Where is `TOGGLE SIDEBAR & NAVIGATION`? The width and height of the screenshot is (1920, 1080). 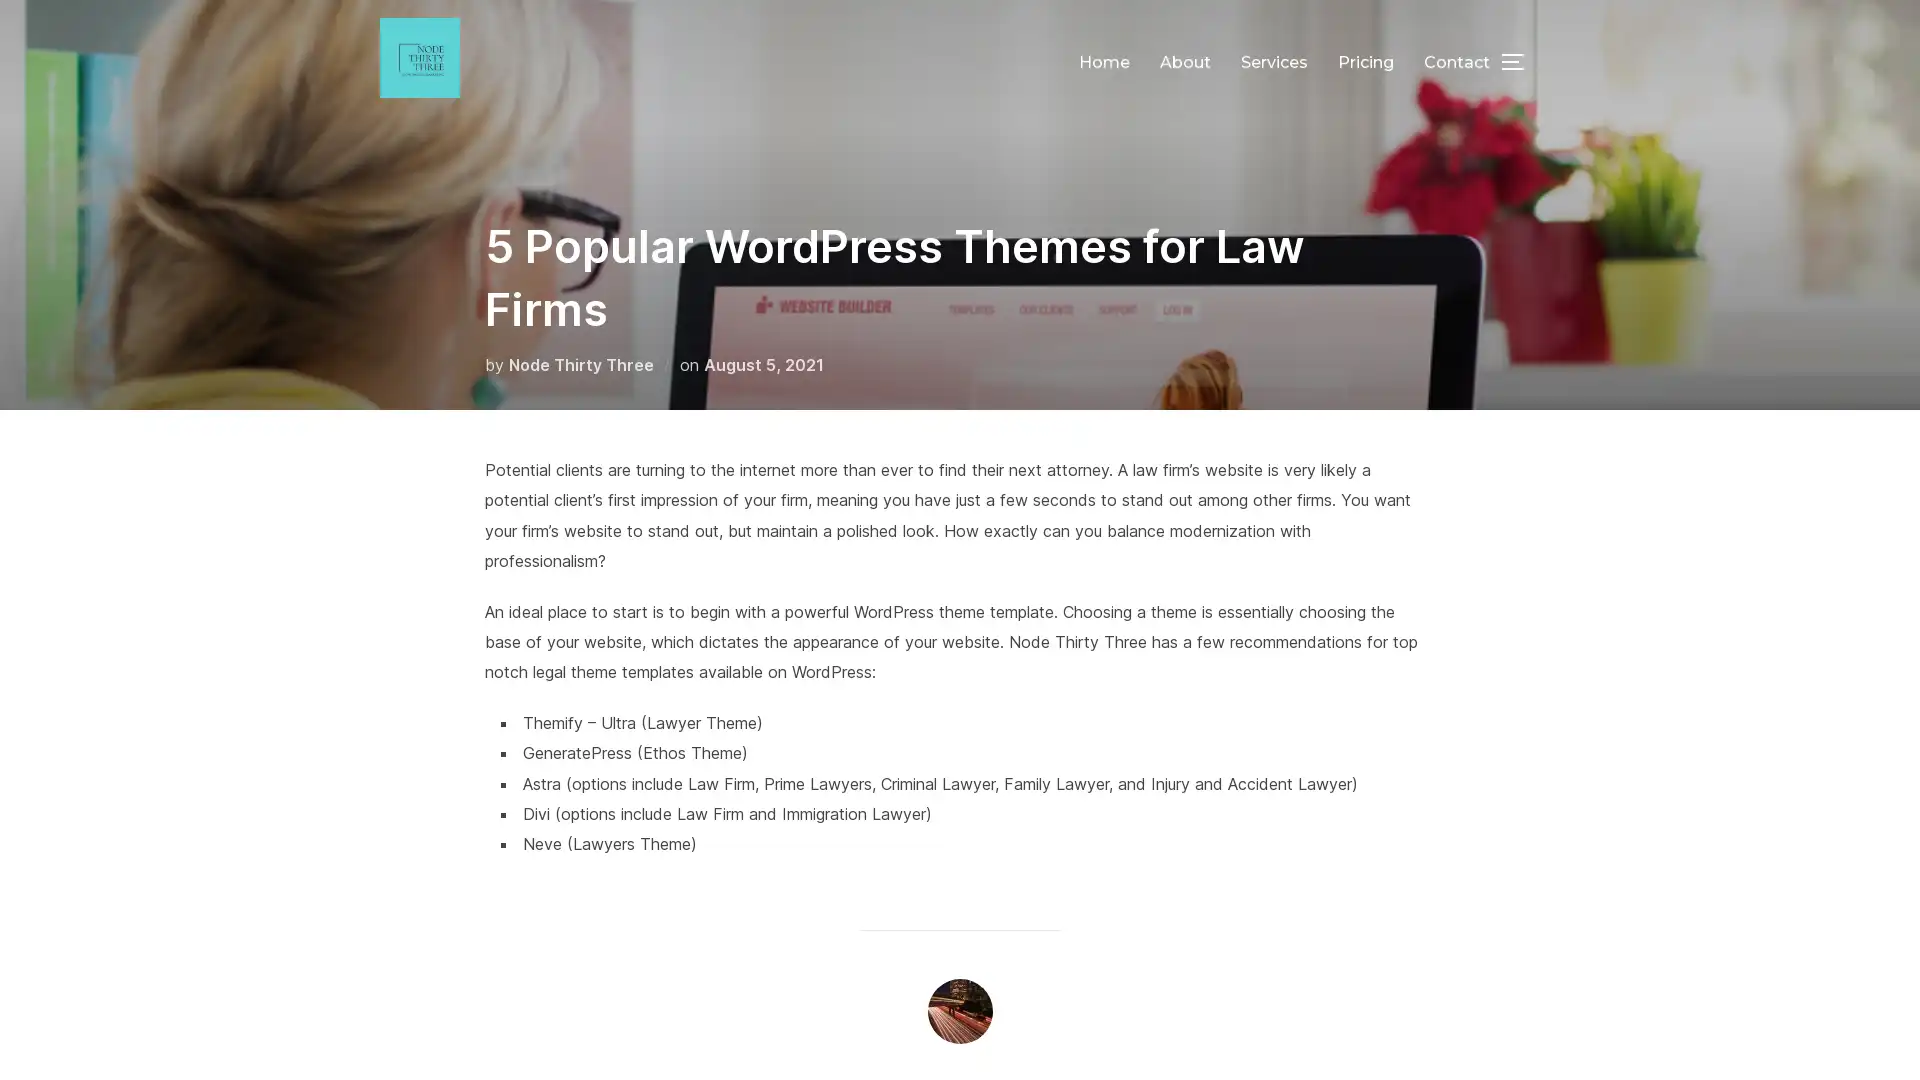 TOGGLE SIDEBAR & NAVIGATION is located at coordinates (1520, 60).